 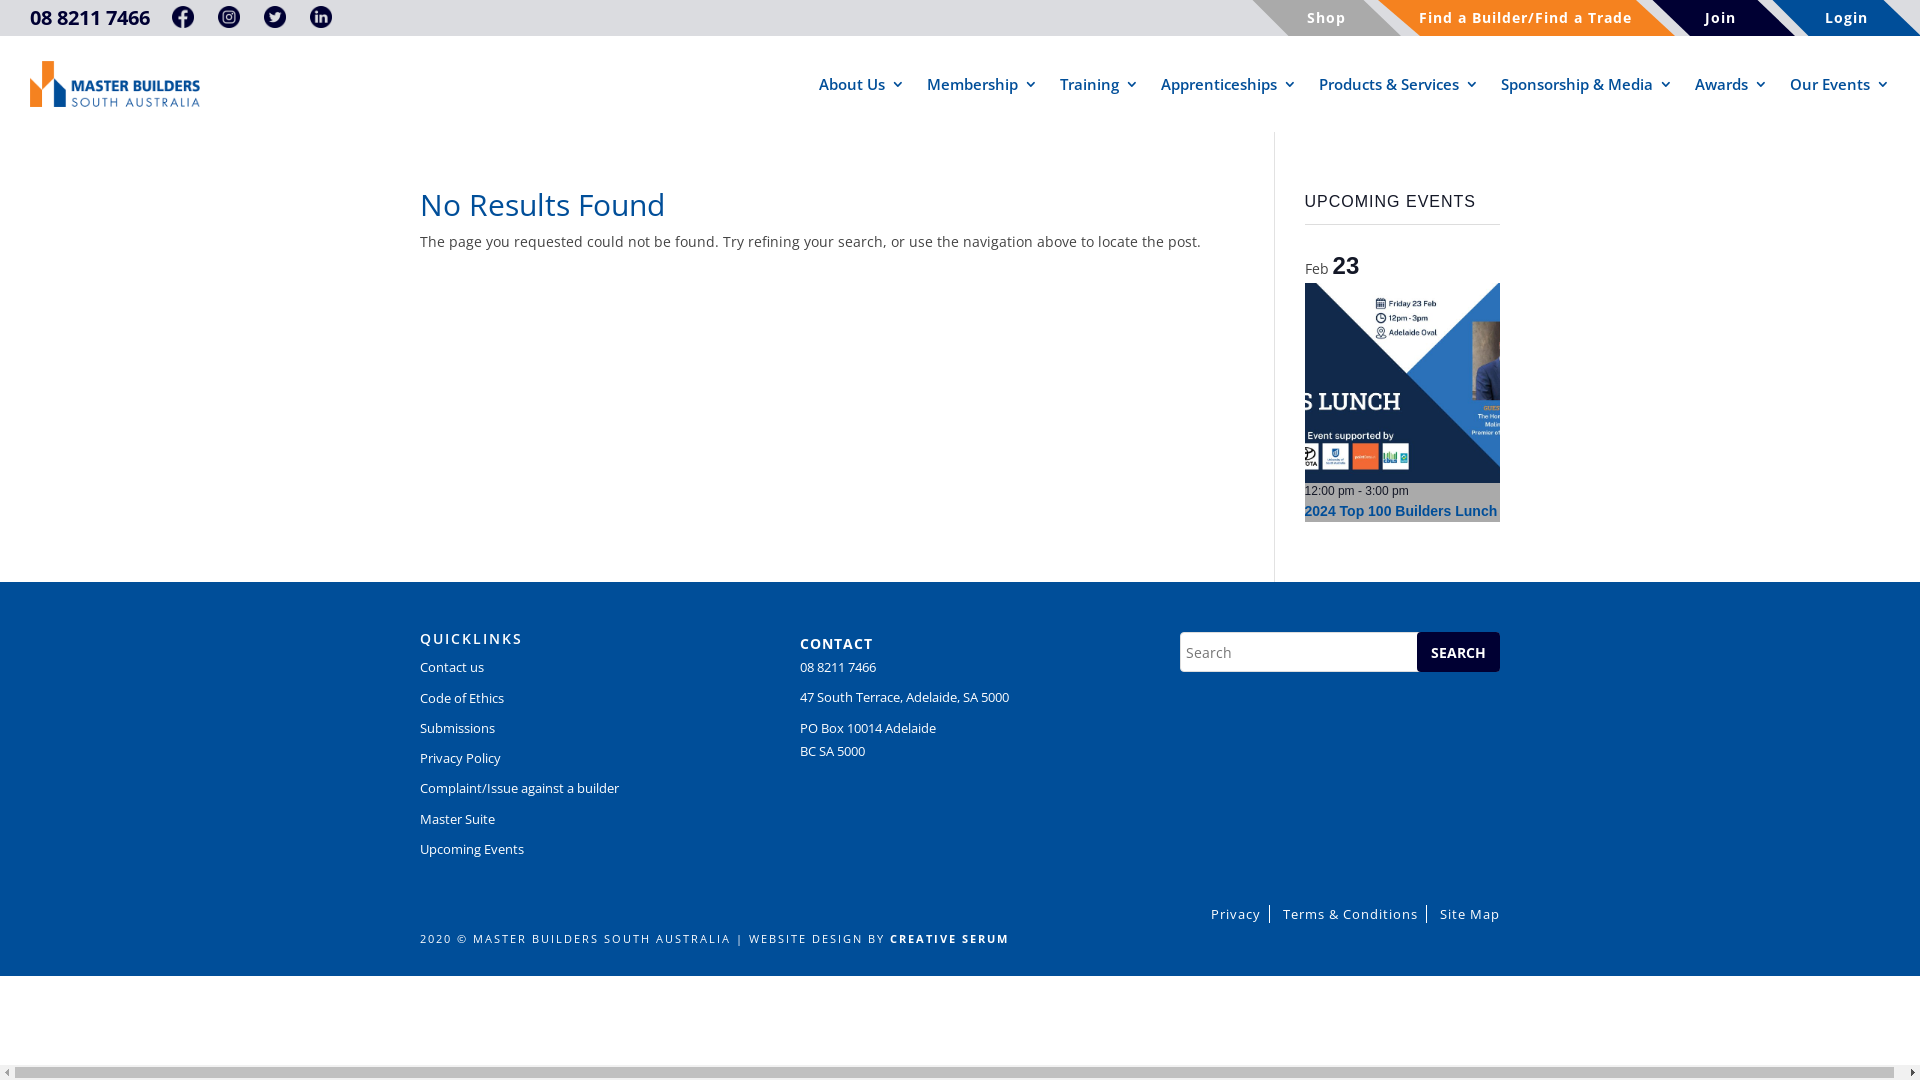 I want to click on 'Complaint/Issue against a builder', so click(x=519, y=786).